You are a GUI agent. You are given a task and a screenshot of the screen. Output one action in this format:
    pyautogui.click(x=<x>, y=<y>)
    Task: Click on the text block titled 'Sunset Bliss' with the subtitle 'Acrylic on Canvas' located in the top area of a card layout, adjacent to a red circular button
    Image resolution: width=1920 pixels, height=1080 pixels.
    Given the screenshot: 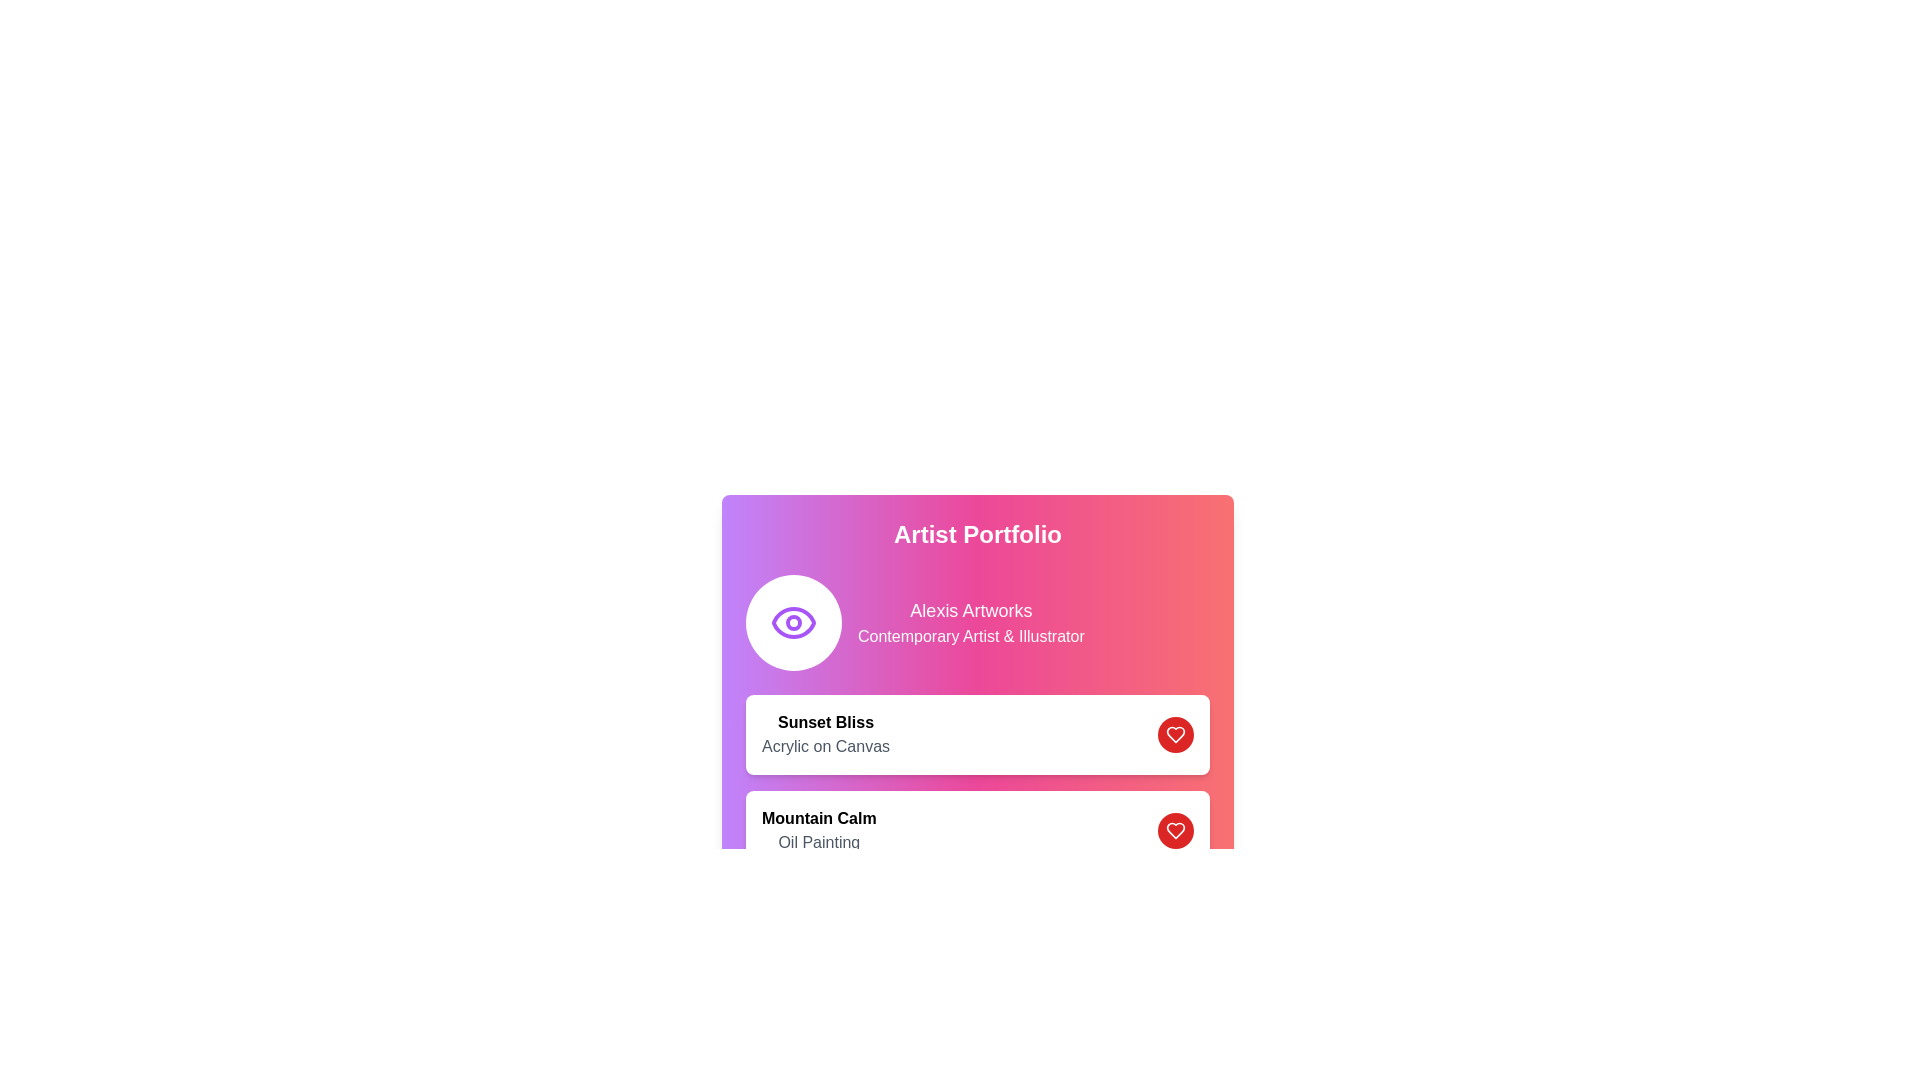 What is the action you would take?
    pyautogui.click(x=825, y=735)
    